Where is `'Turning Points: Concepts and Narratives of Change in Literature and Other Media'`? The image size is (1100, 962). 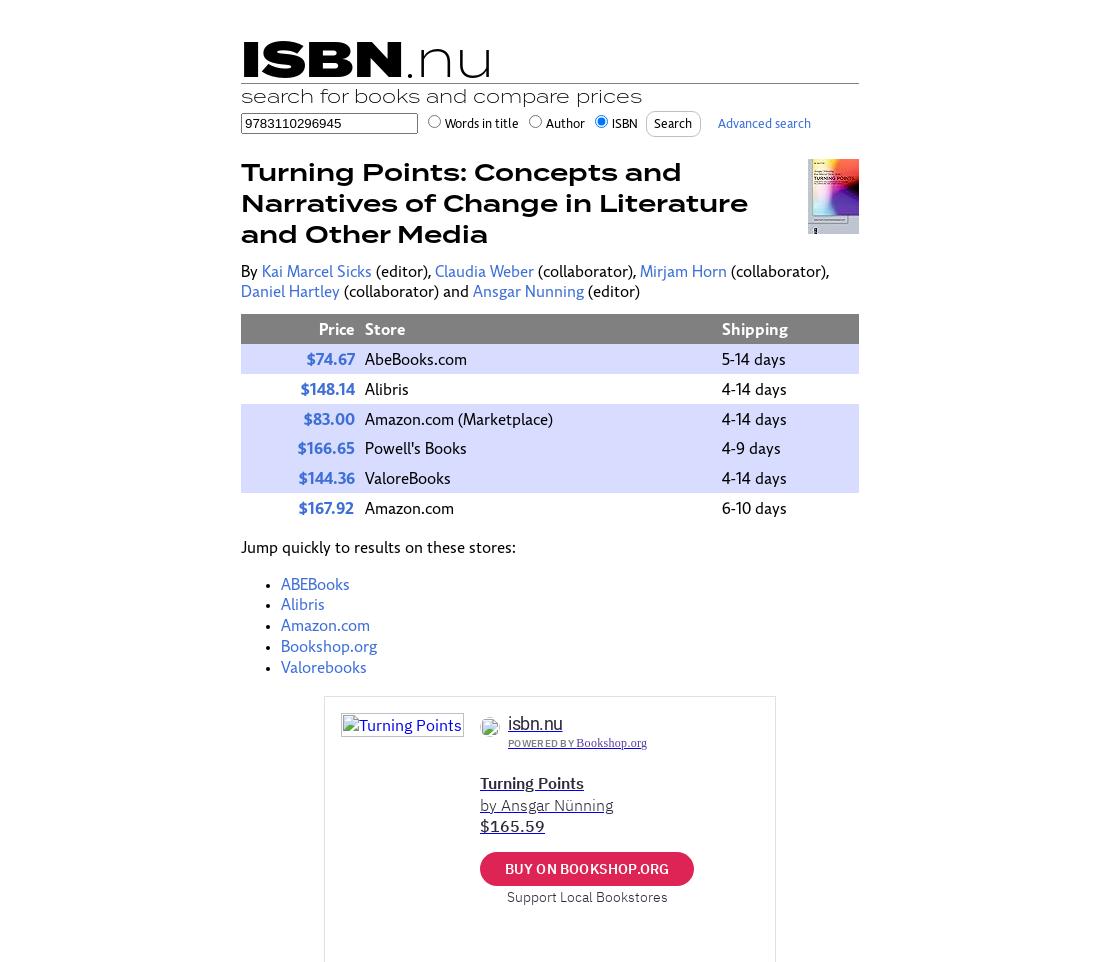
'Turning Points: Concepts and Narratives of Change in Literature and Other Media' is located at coordinates (494, 204).